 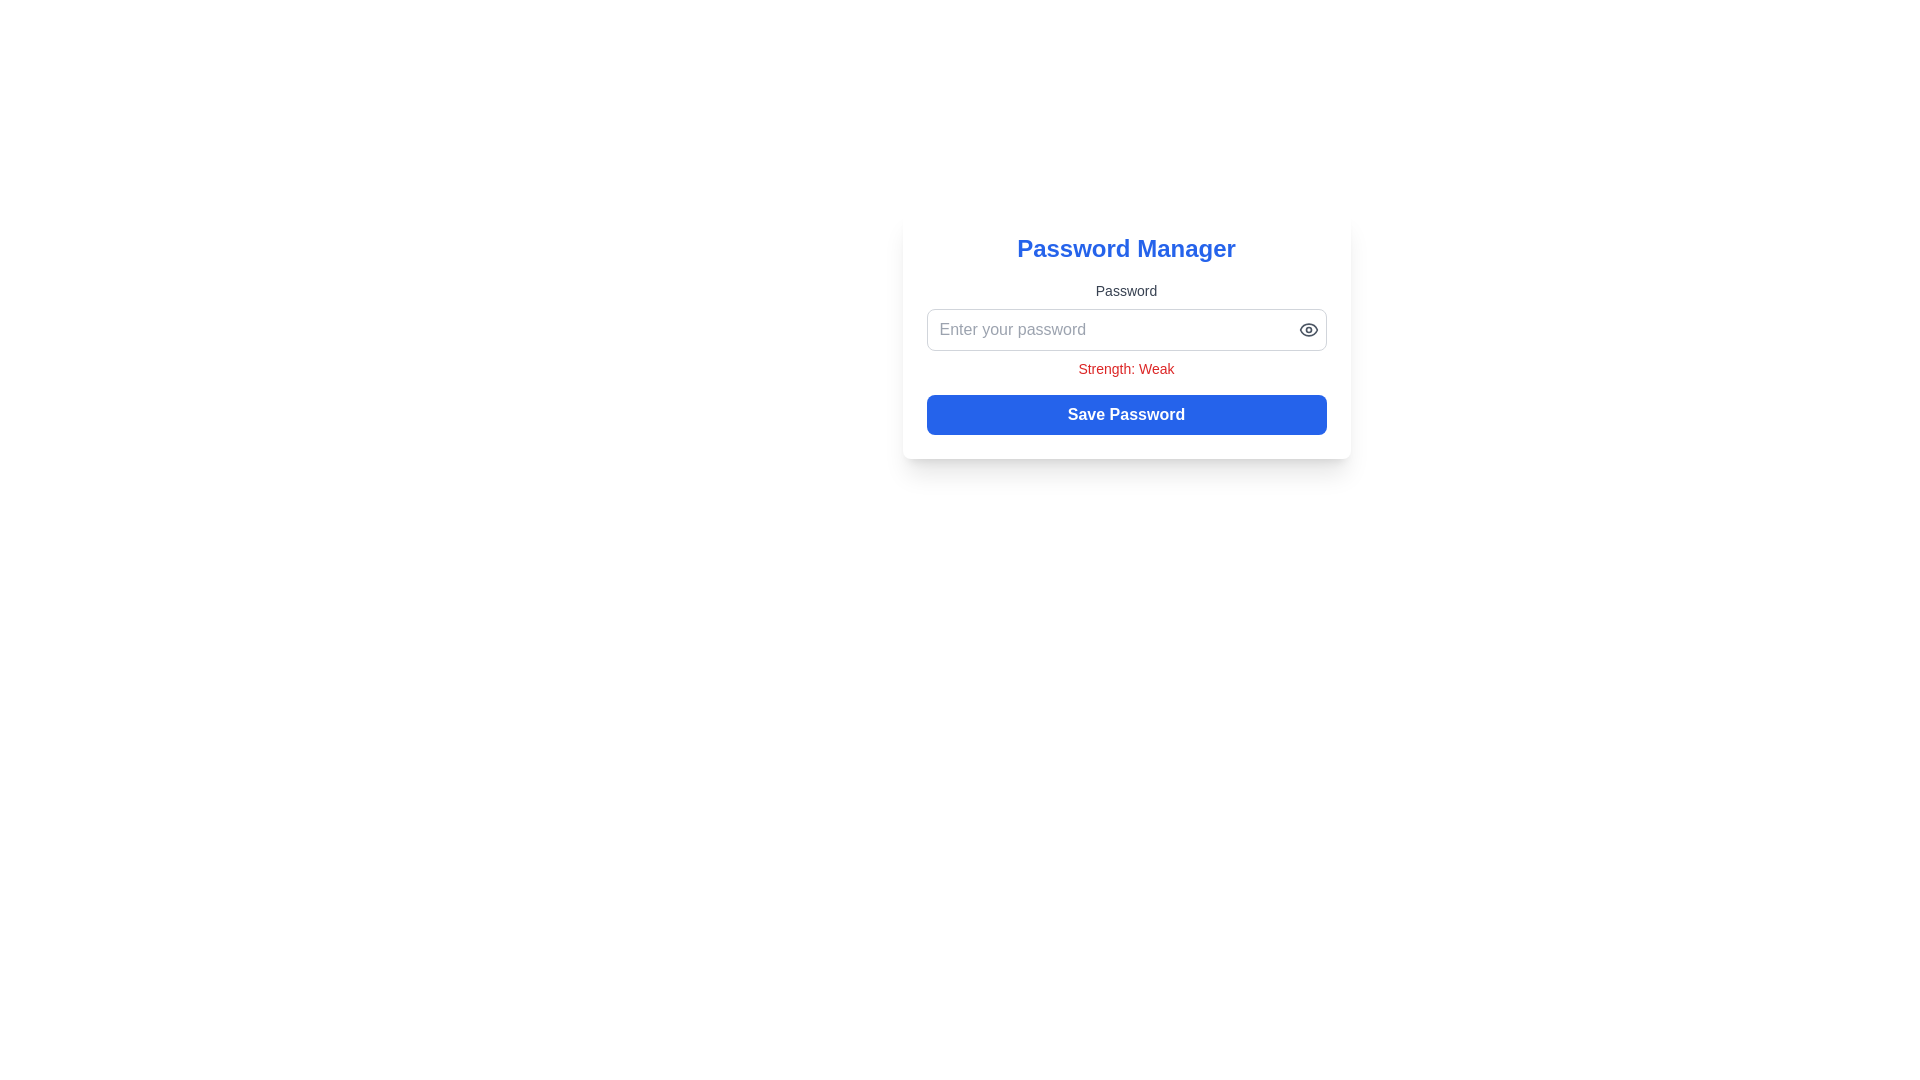 What do you see at coordinates (1308, 329) in the screenshot?
I see `the semi-oval stroke element that is part of the eye icon located near the right side of the 'Password' input field` at bounding box center [1308, 329].